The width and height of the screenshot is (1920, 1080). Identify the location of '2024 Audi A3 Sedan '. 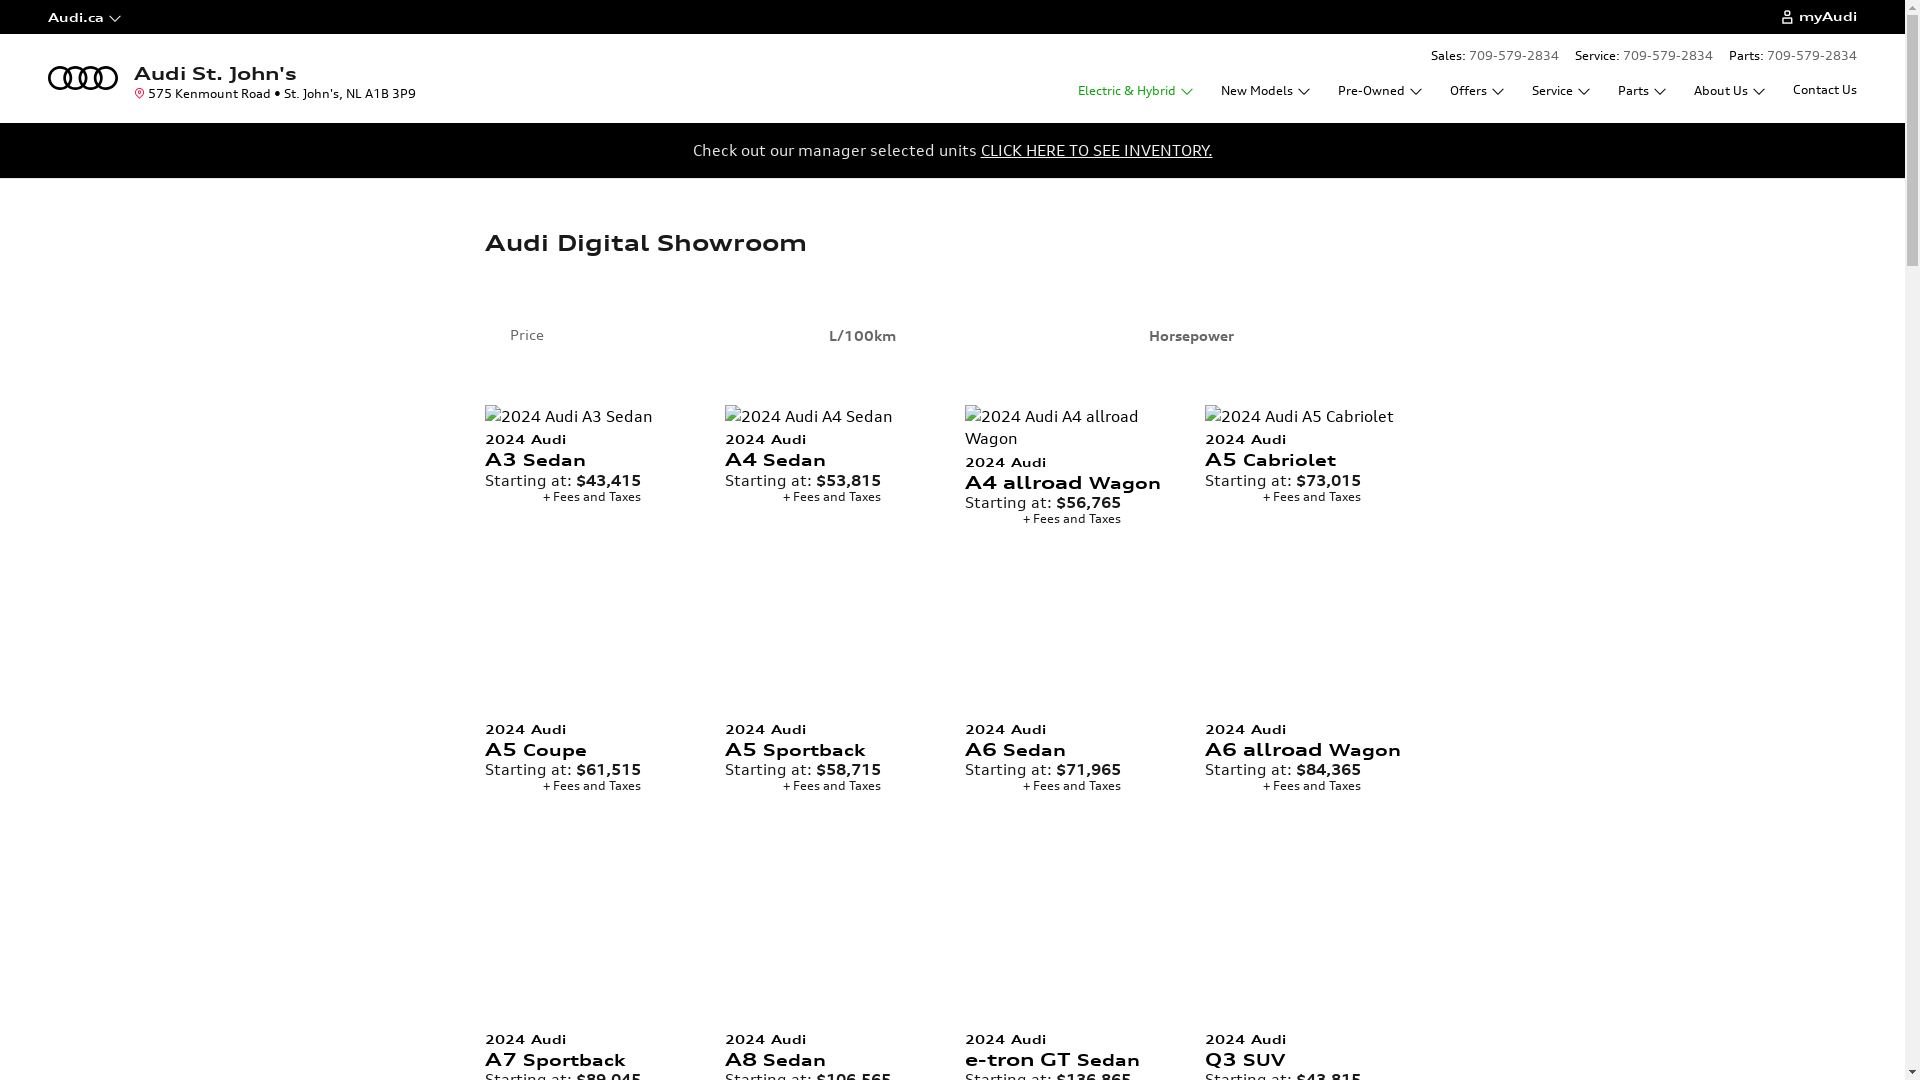
(590, 414).